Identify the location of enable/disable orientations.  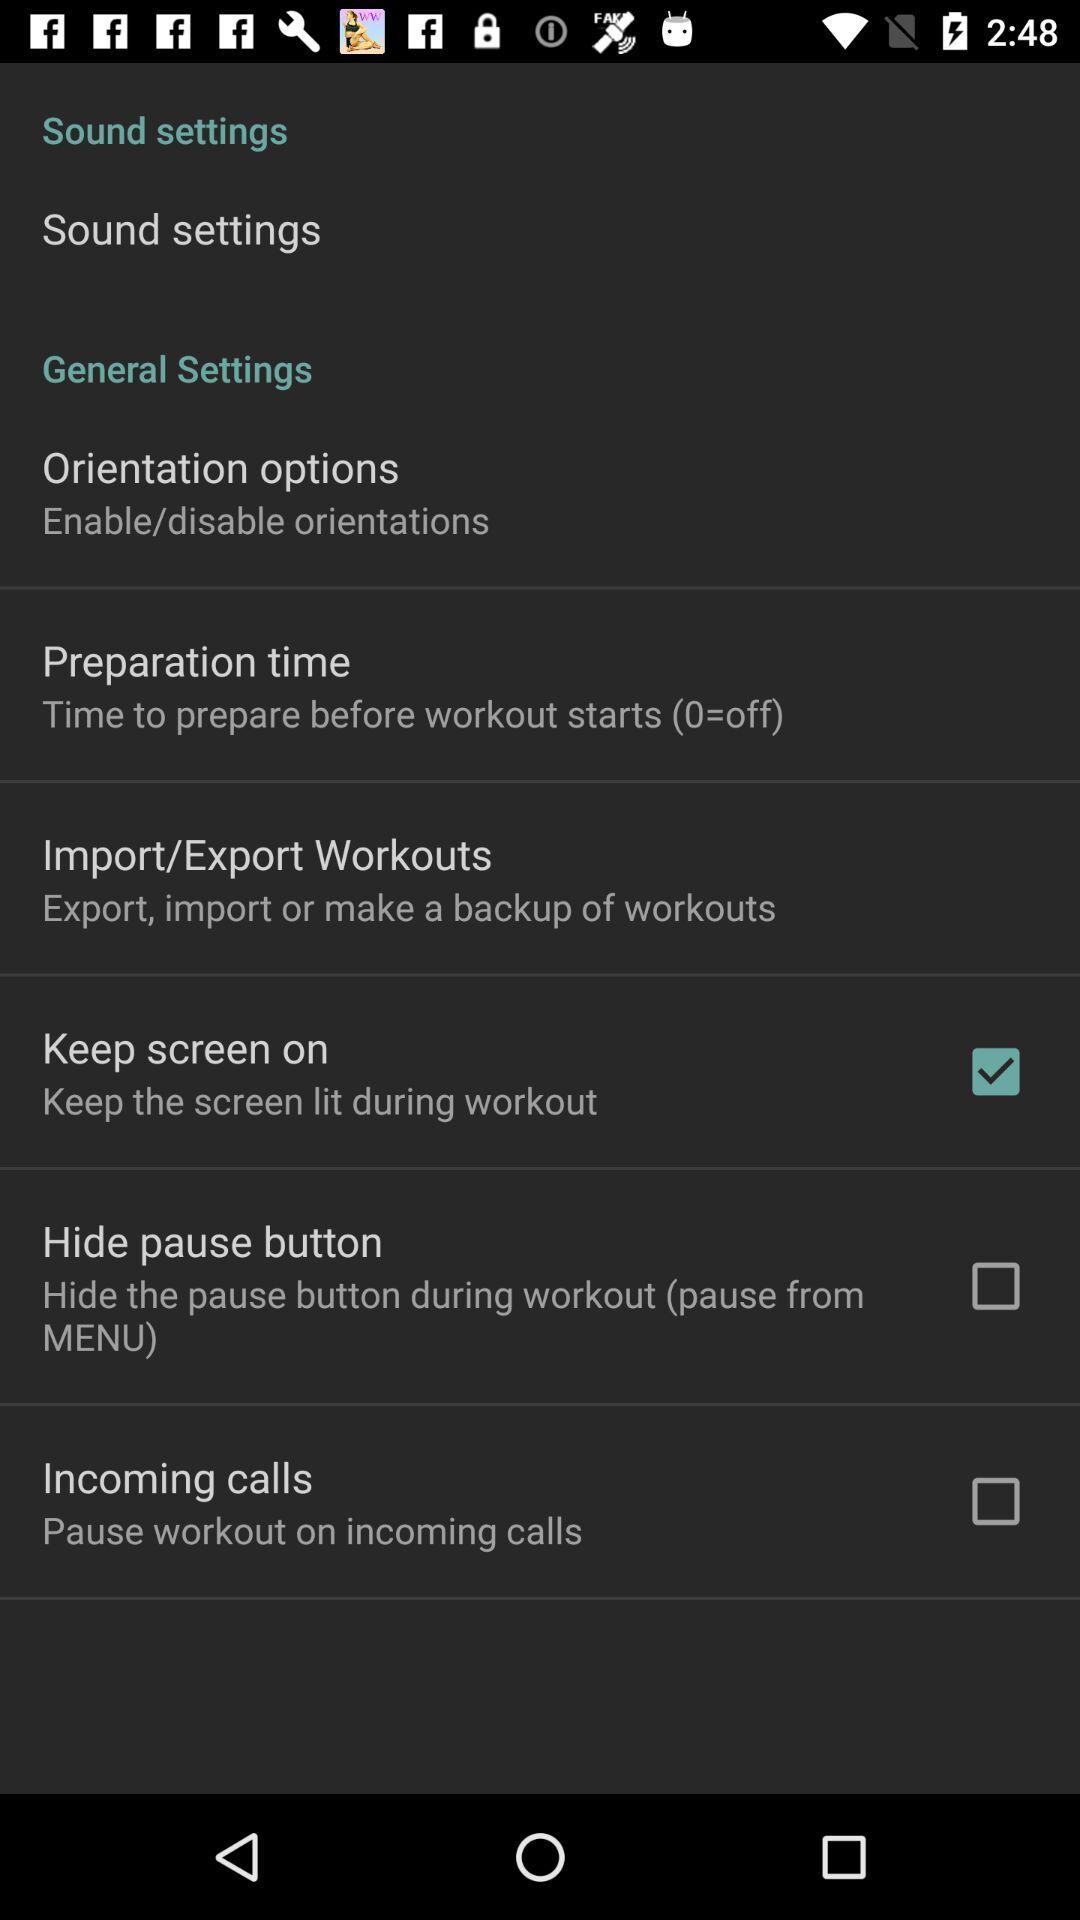
(264, 519).